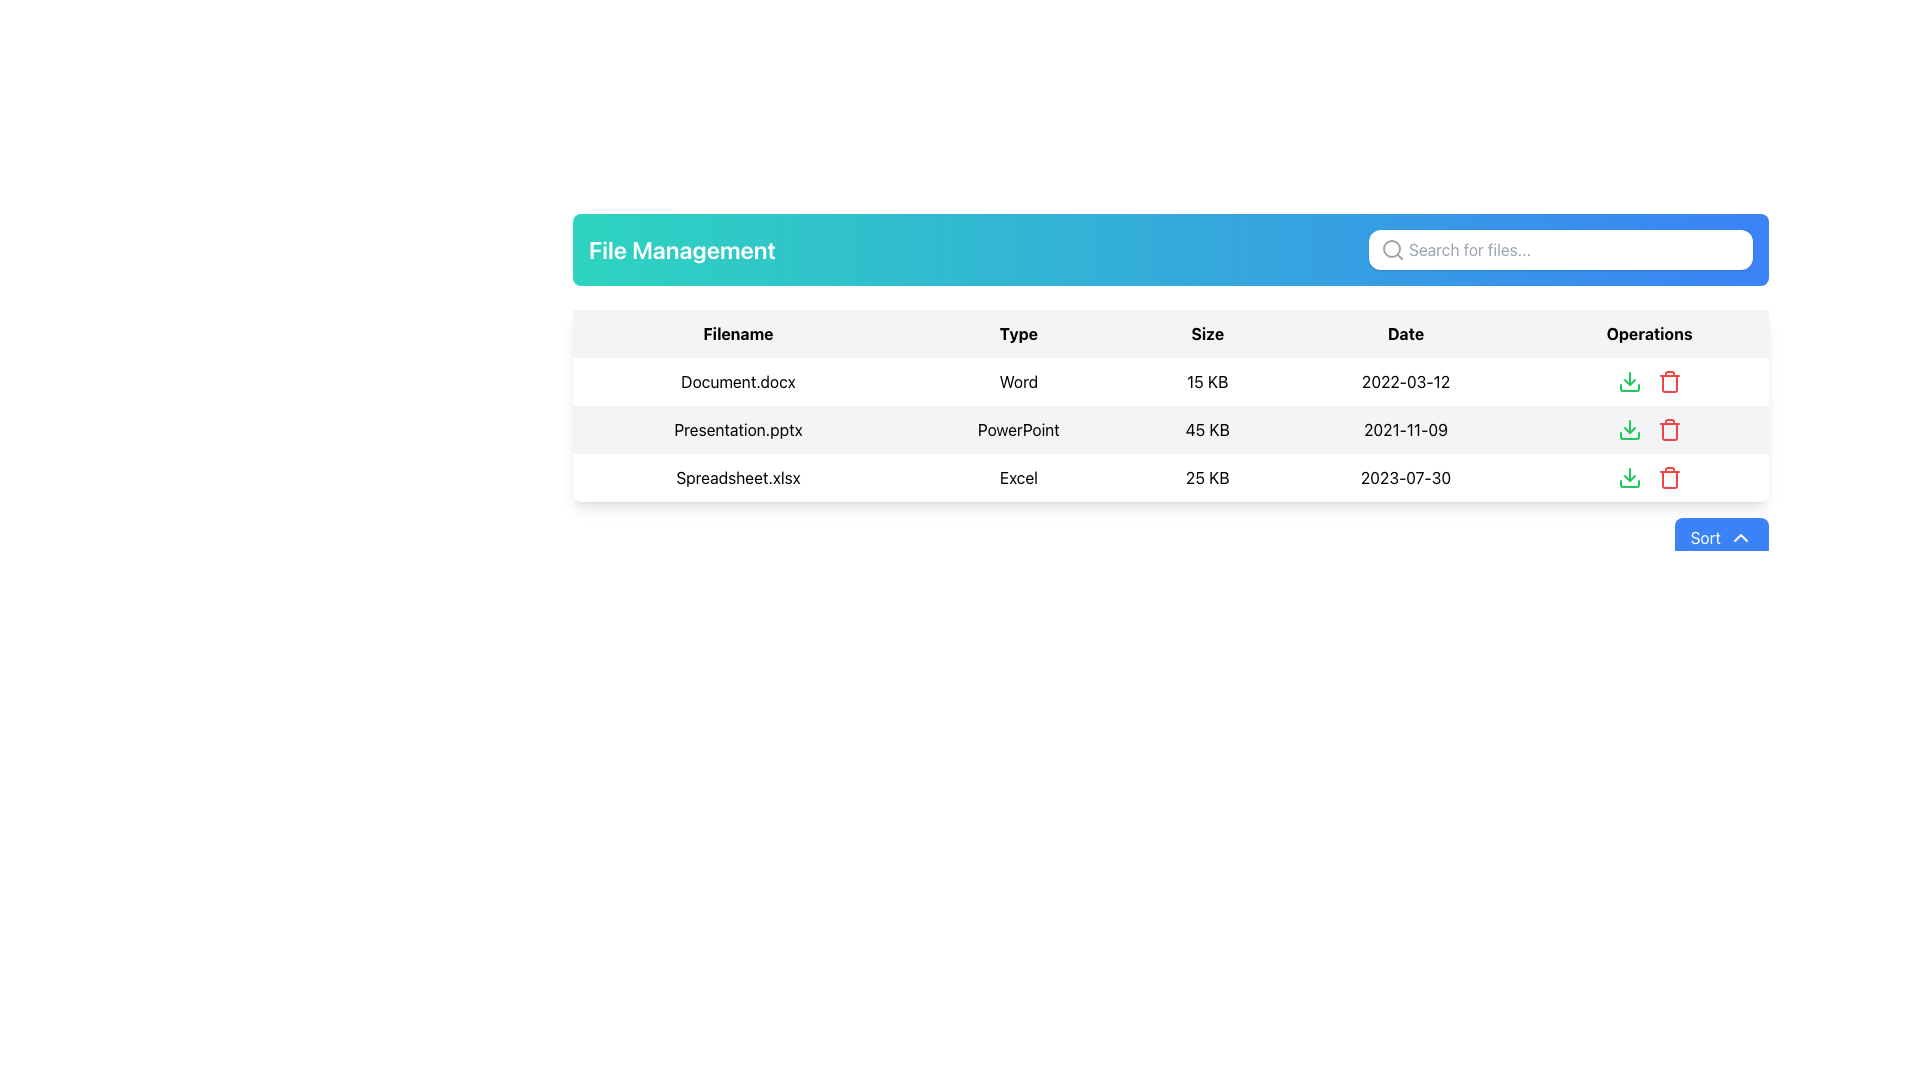  What do you see at coordinates (1018, 478) in the screenshot?
I see `the Text Label displaying the file type for 'Spreadsheet.xlsx', located in the third row under the 'Type' column` at bounding box center [1018, 478].